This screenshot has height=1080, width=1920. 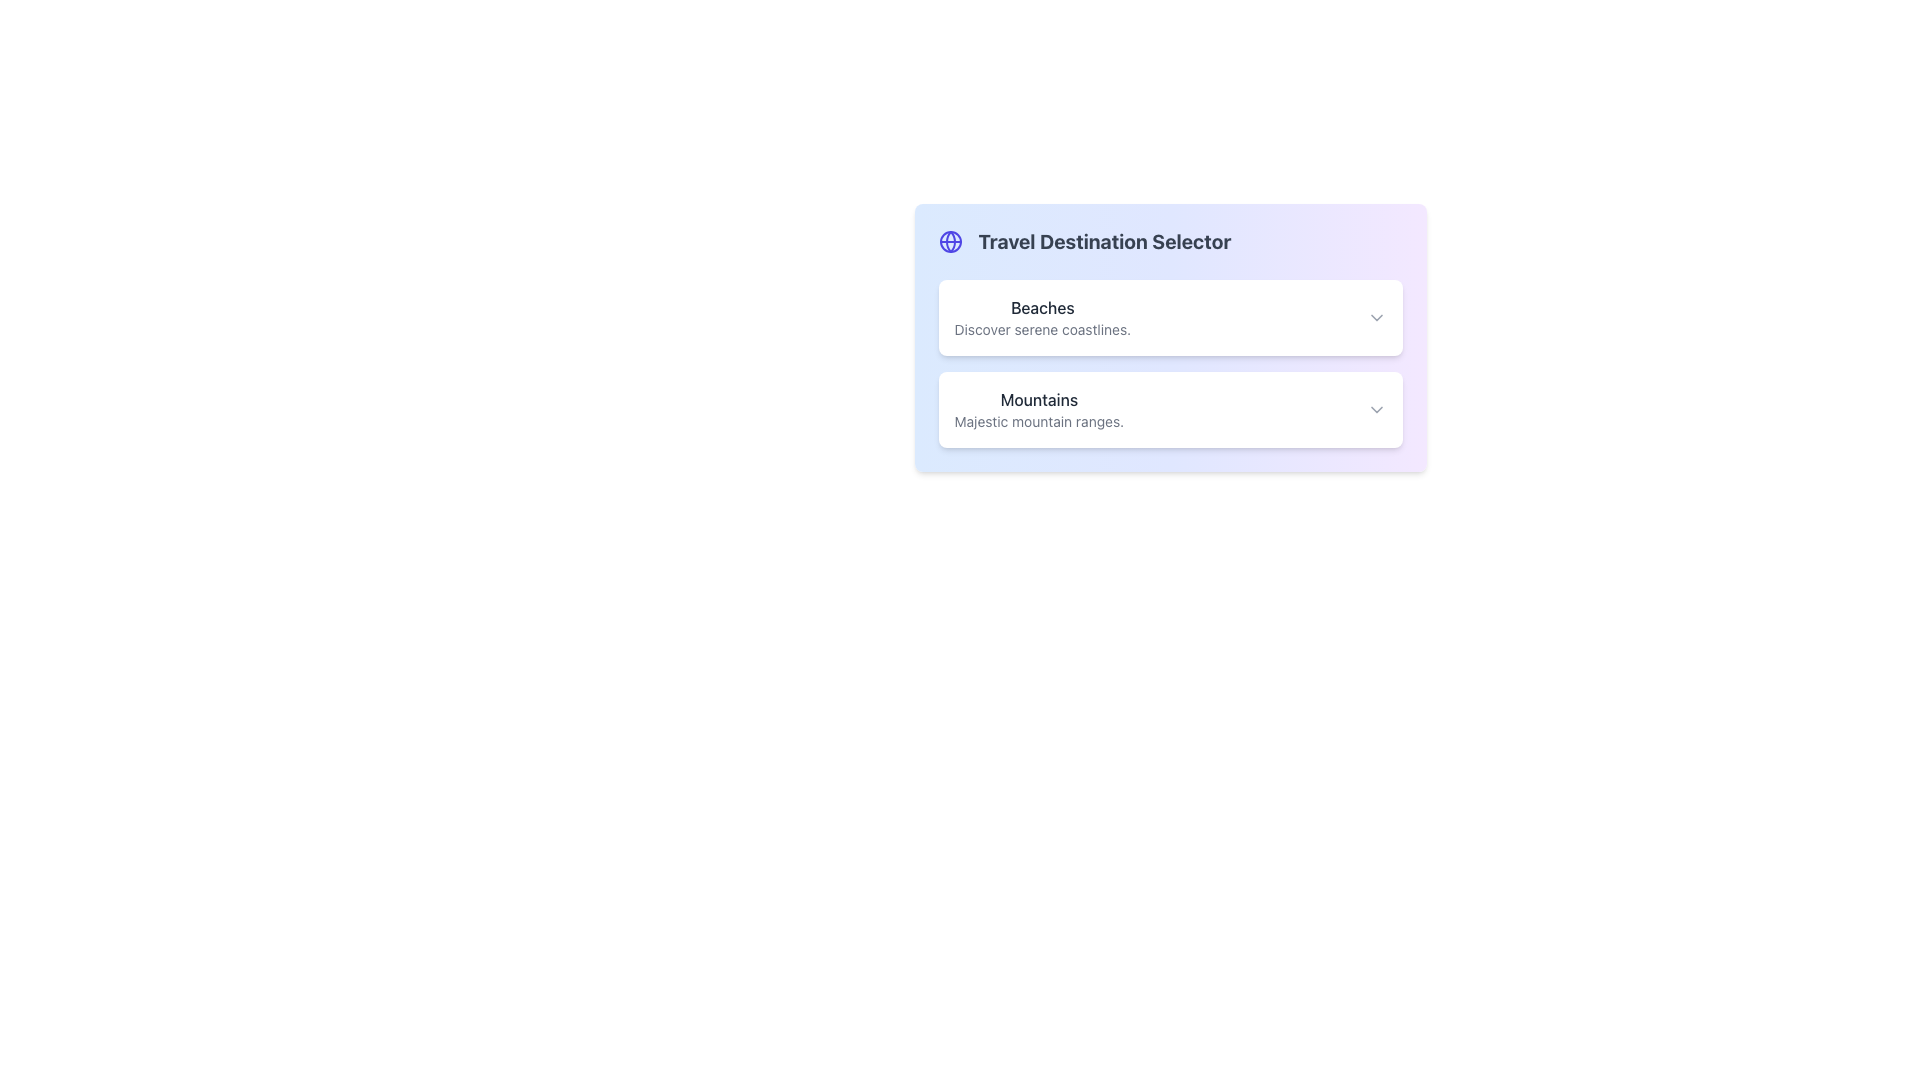 What do you see at coordinates (1170, 363) in the screenshot?
I see `the 'Beaches' selection in the collapsible travel destination menu` at bounding box center [1170, 363].